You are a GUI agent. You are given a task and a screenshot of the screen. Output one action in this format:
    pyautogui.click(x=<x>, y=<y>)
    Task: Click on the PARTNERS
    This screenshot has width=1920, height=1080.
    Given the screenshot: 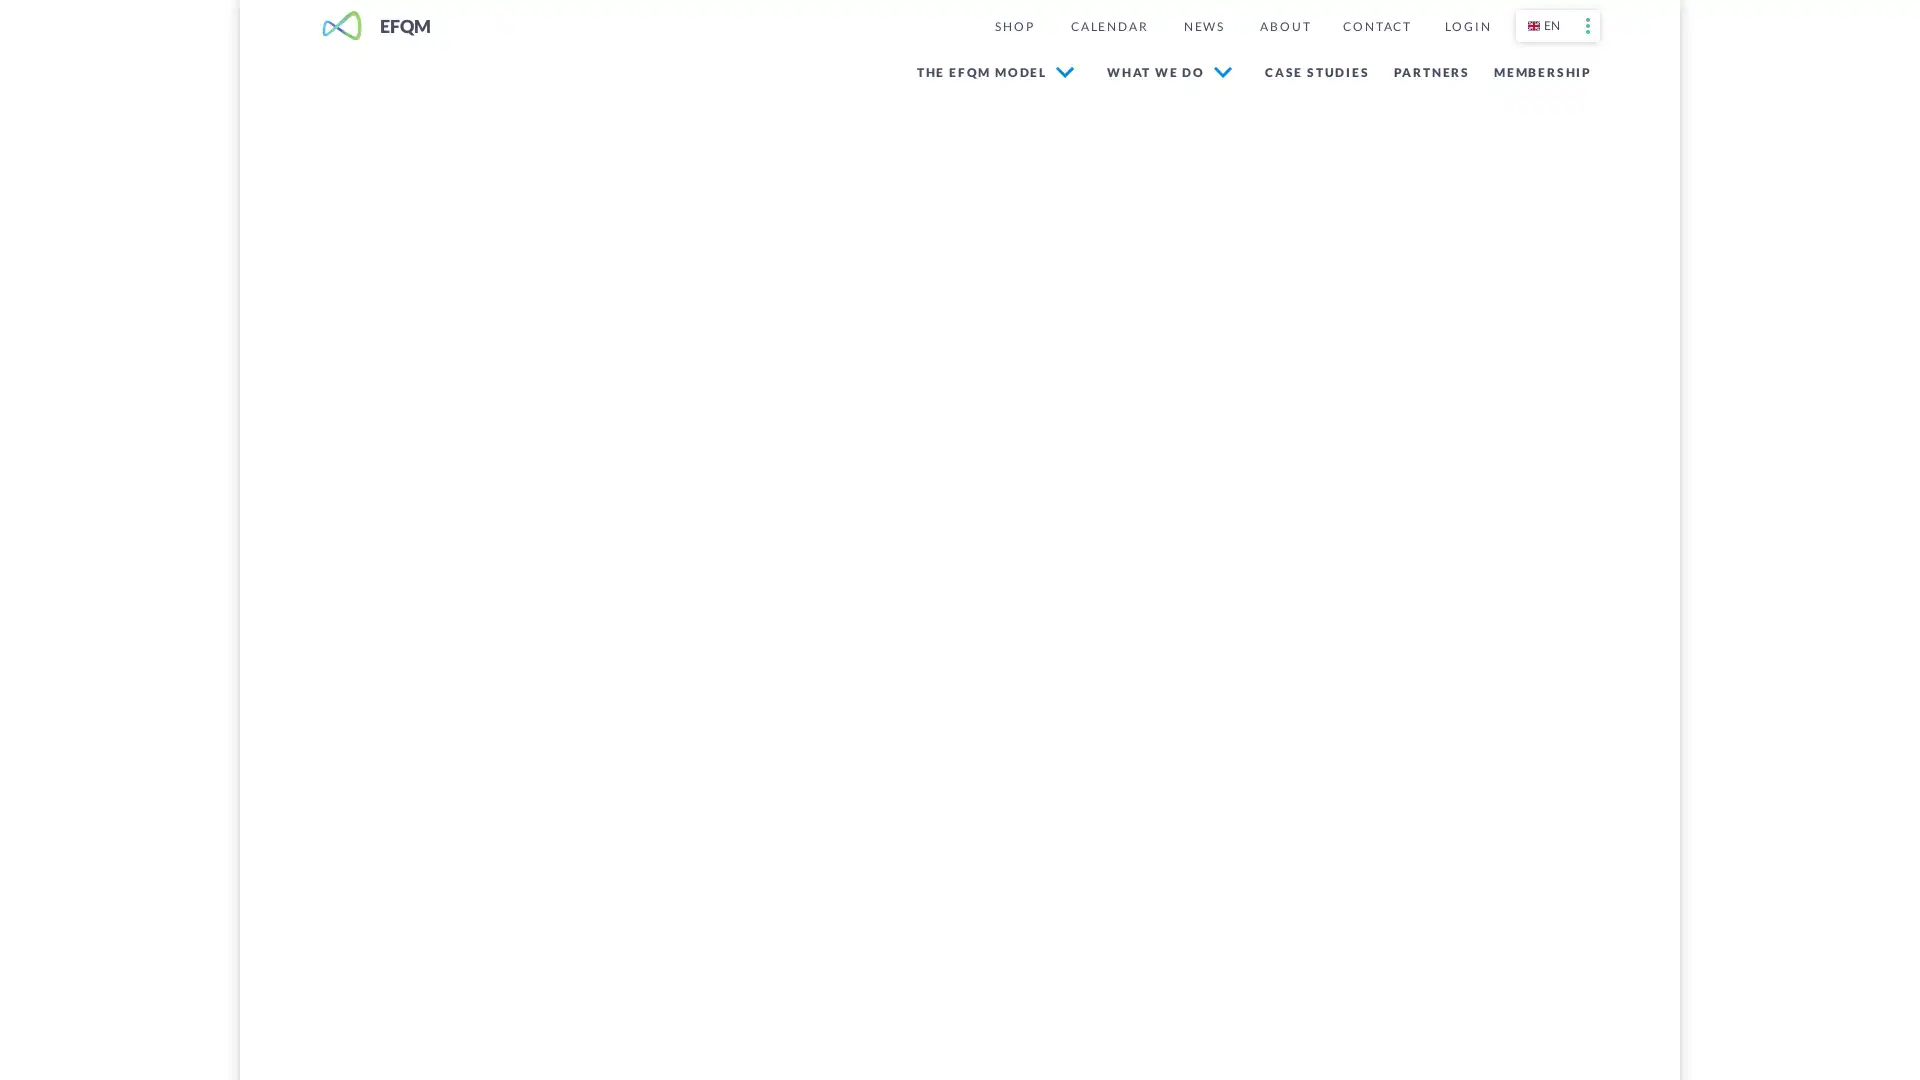 What is the action you would take?
    pyautogui.click(x=1426, y=70)
    